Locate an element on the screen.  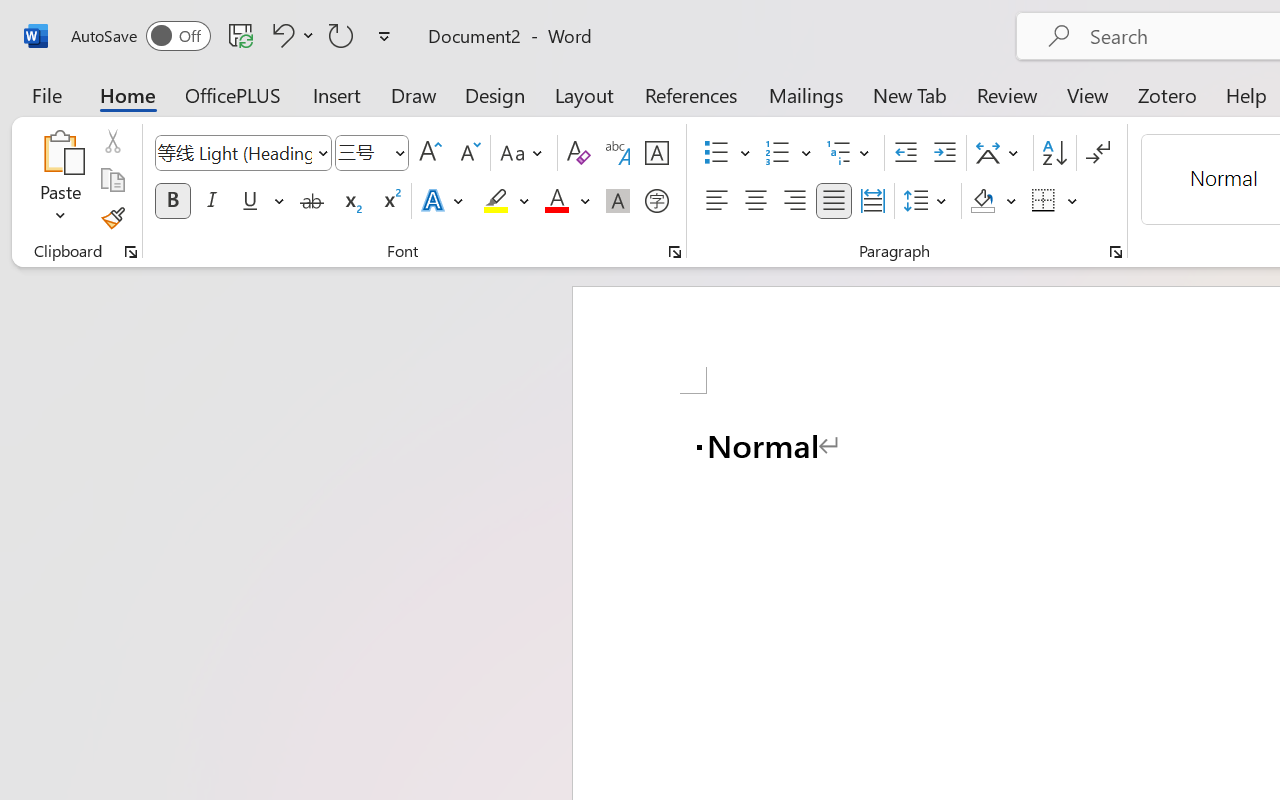
'Shading' is located at coordinates (993, 201).